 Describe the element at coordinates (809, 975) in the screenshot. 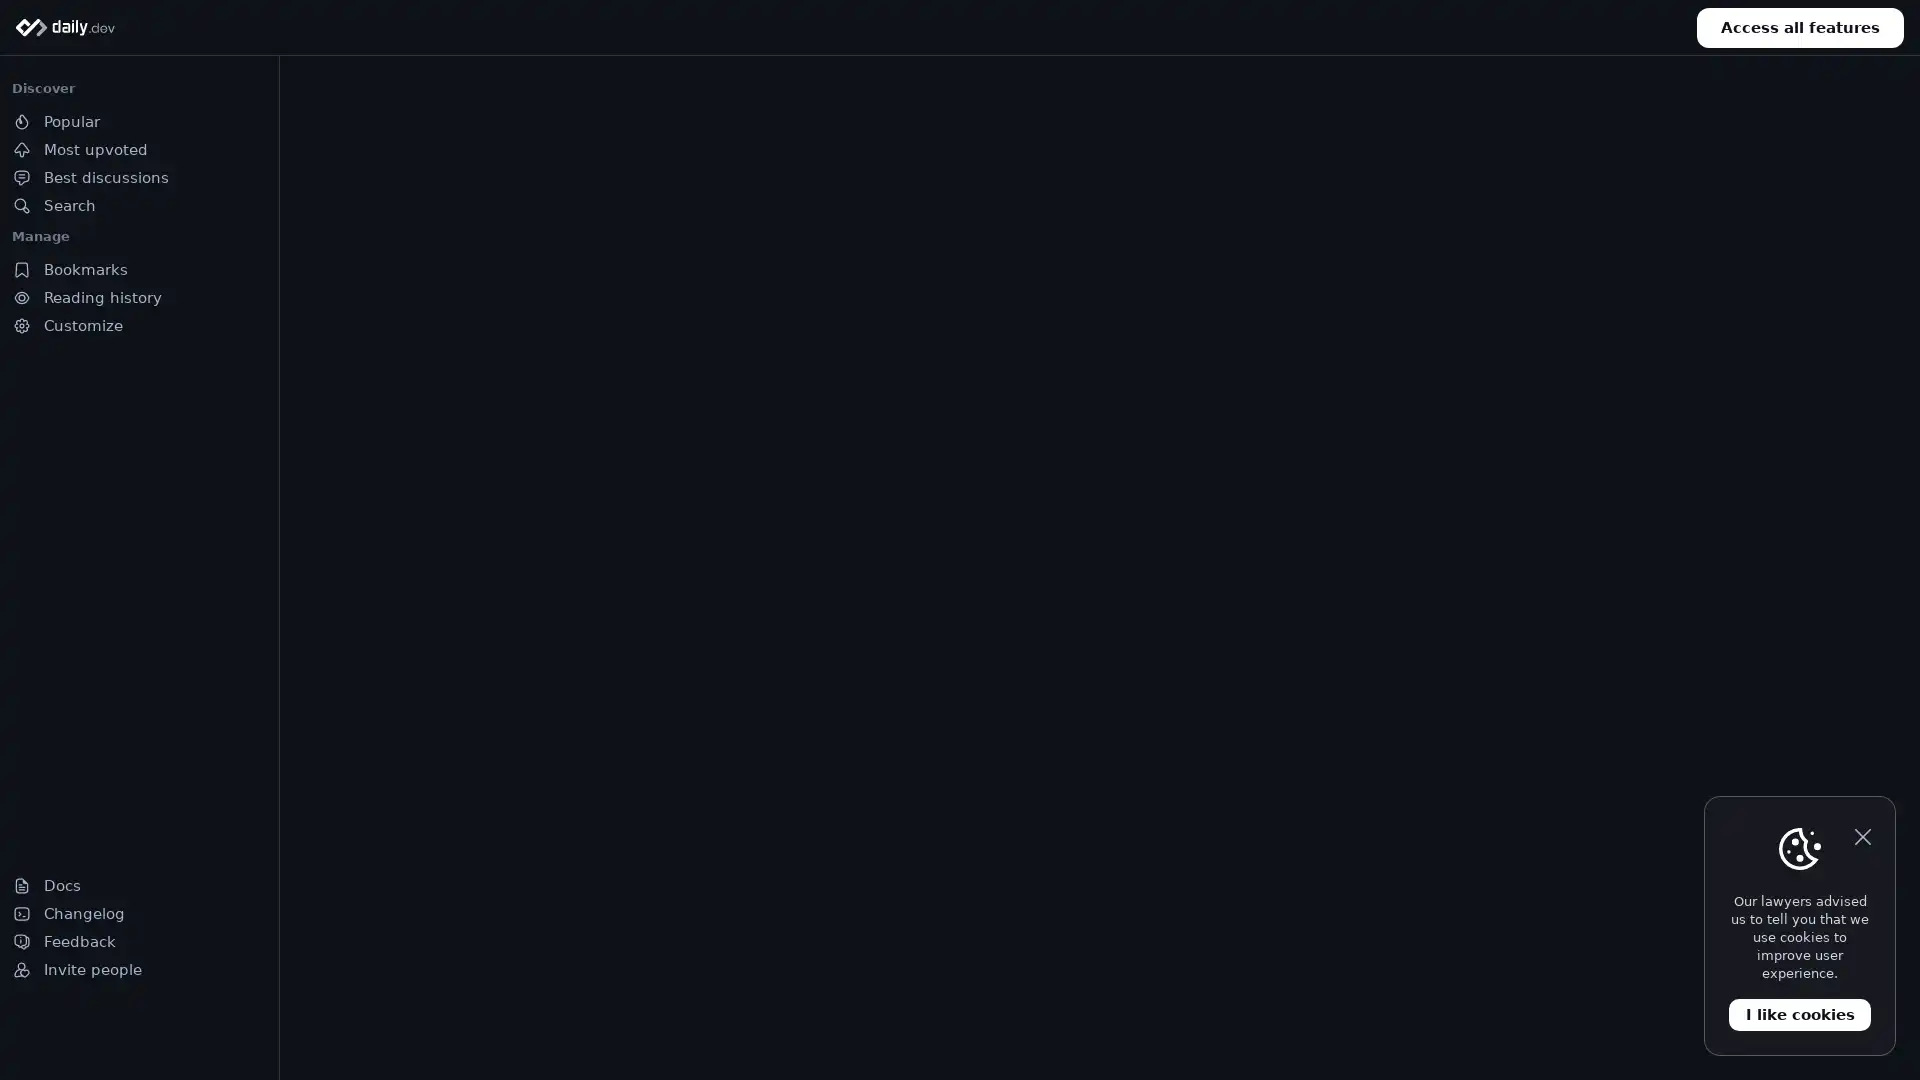

I see `Upvote` at that location.